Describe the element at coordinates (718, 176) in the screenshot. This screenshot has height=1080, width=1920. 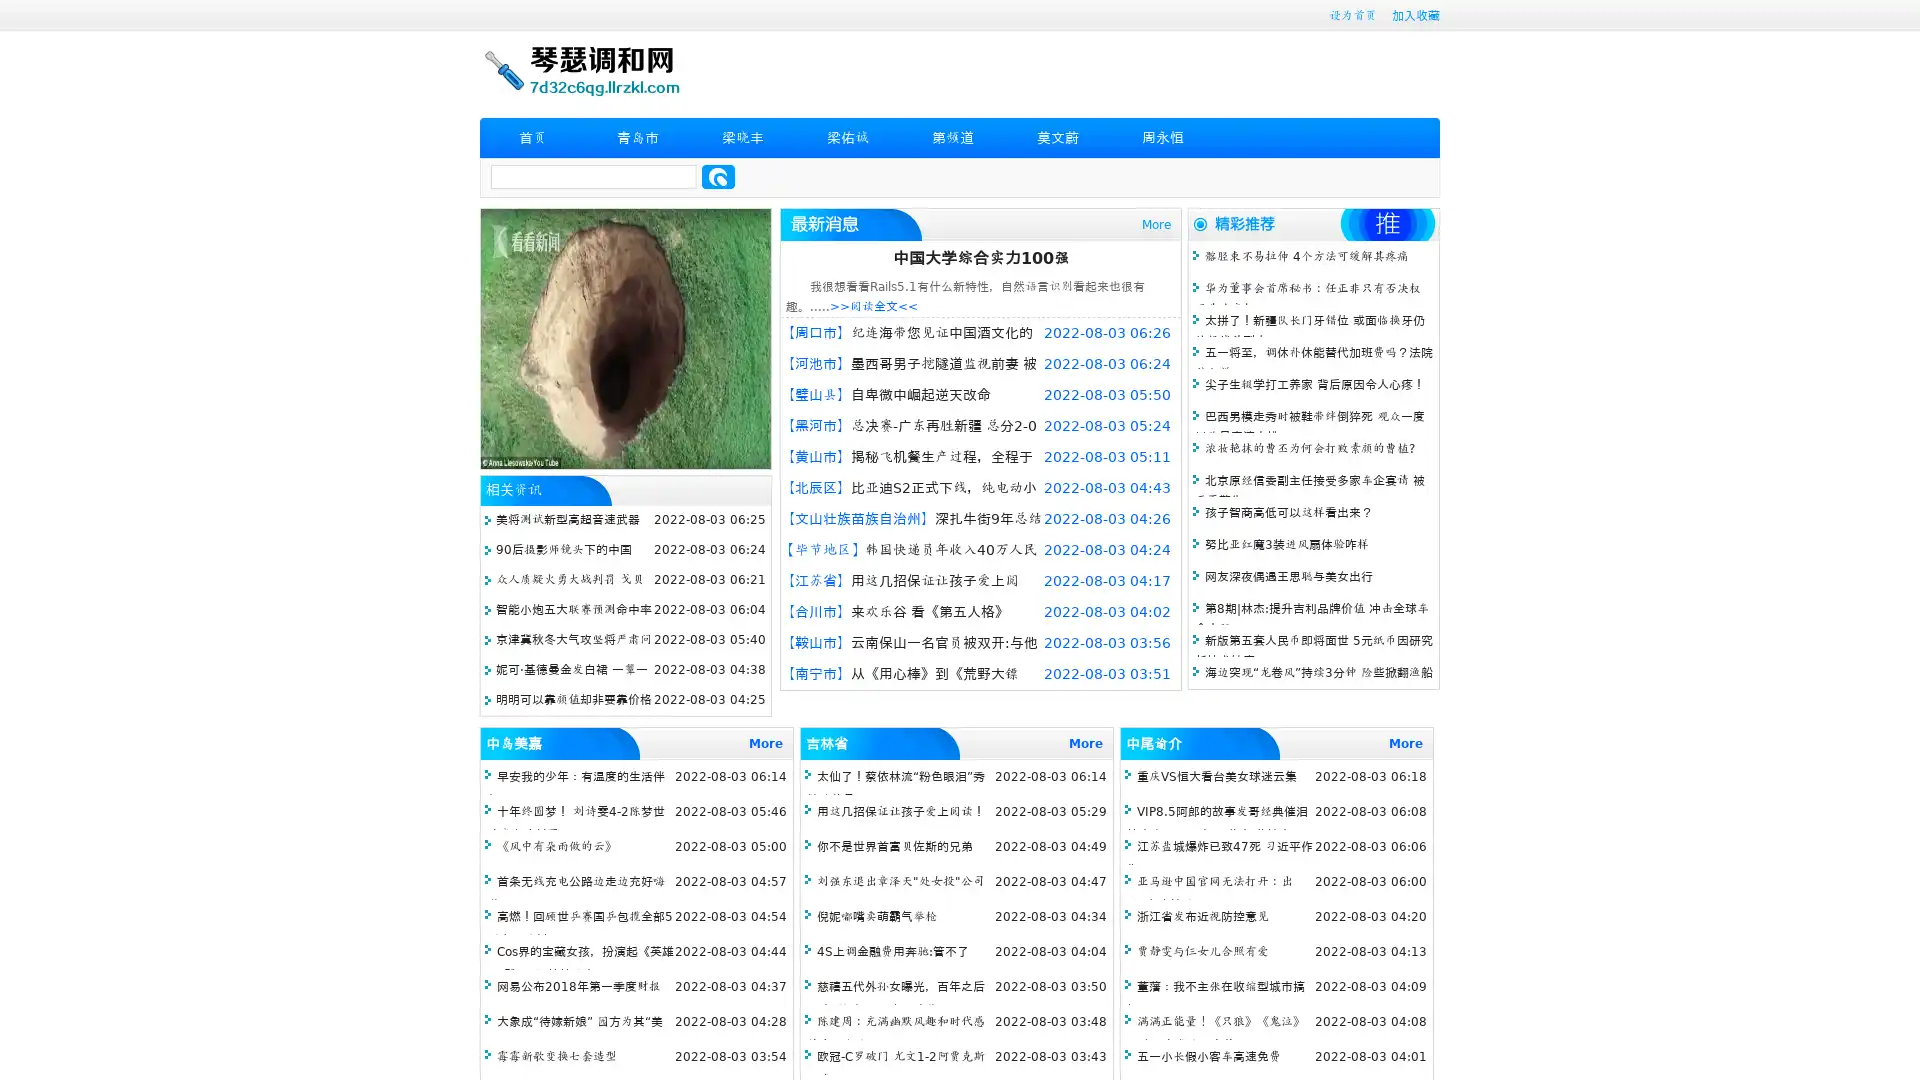
I see `Search` at that location.